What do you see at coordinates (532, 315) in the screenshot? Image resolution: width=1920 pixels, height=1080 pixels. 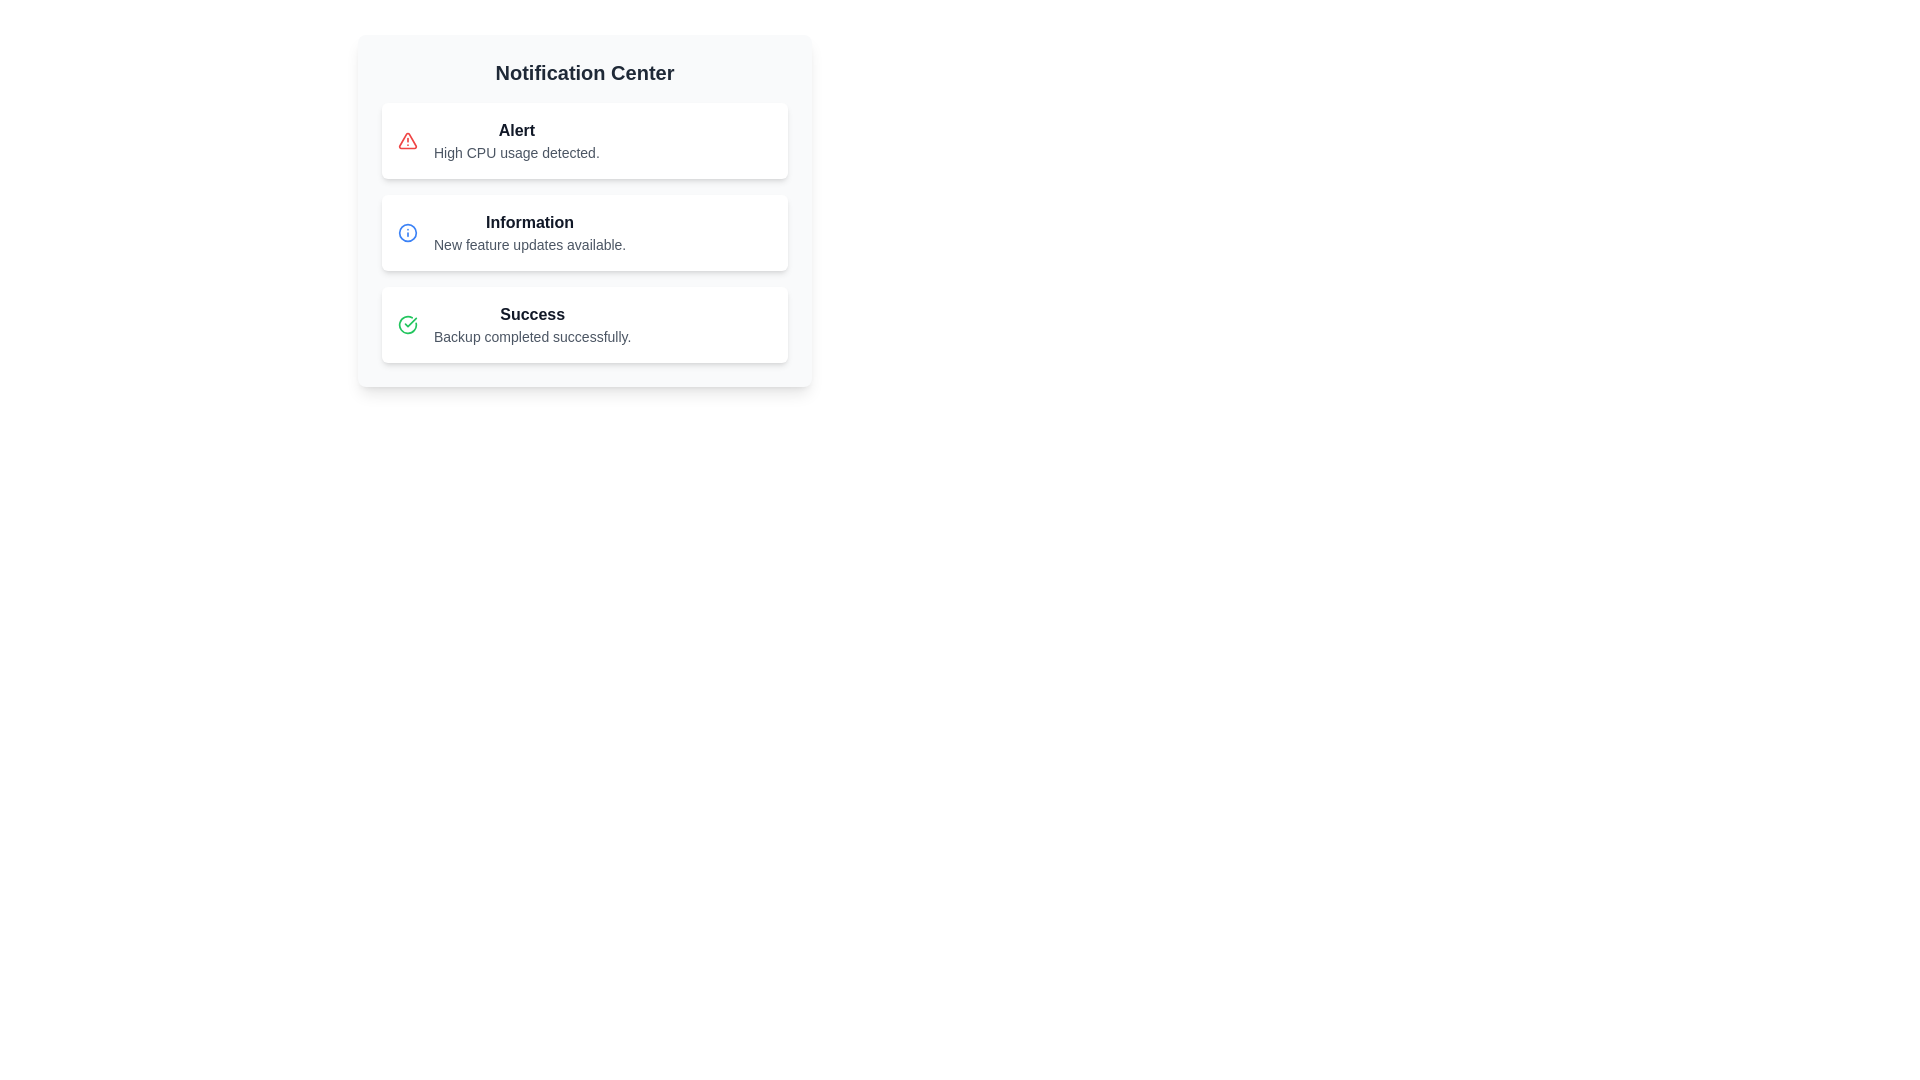 I see `the title text label of the third notification in the Notification Center, which is located below a green icon and above the descriptive text 'Backup completed successfully.'` at bounding box center [532, 315].